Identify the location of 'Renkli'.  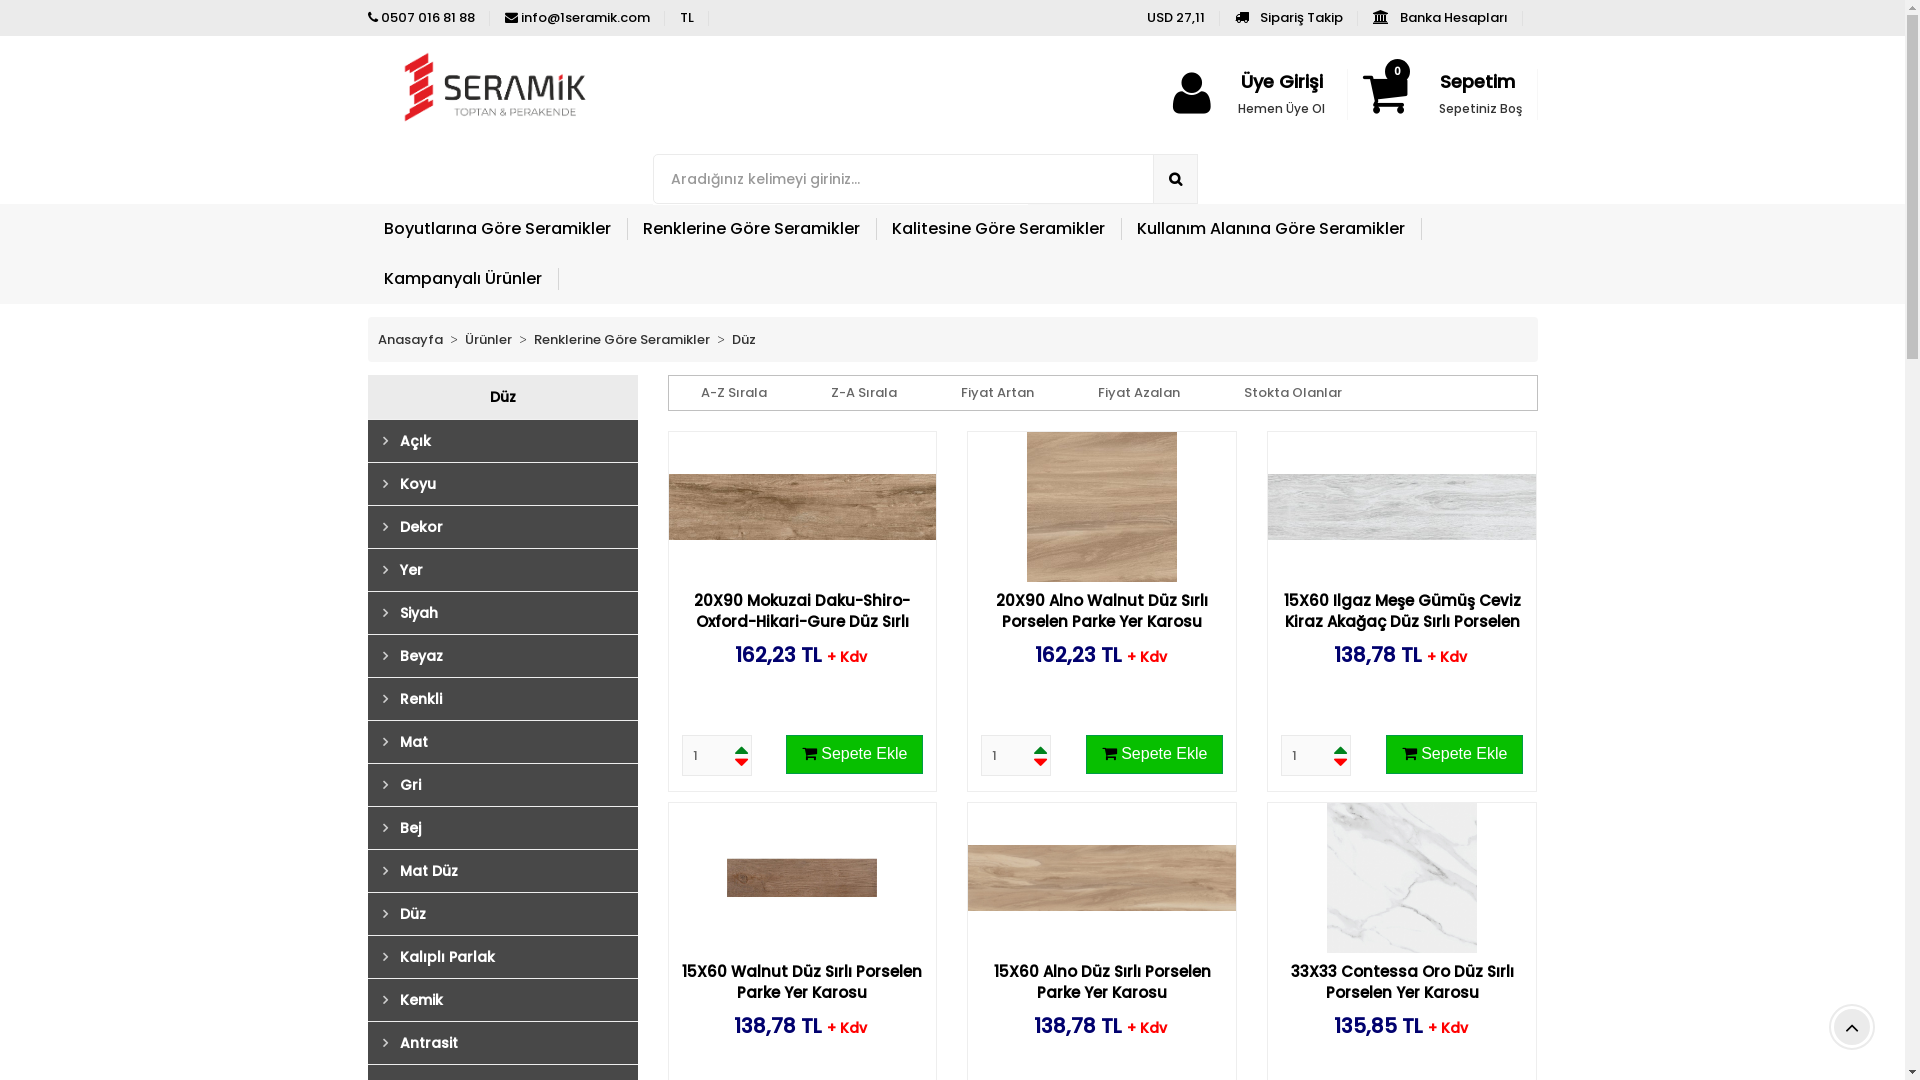
(516, 697).